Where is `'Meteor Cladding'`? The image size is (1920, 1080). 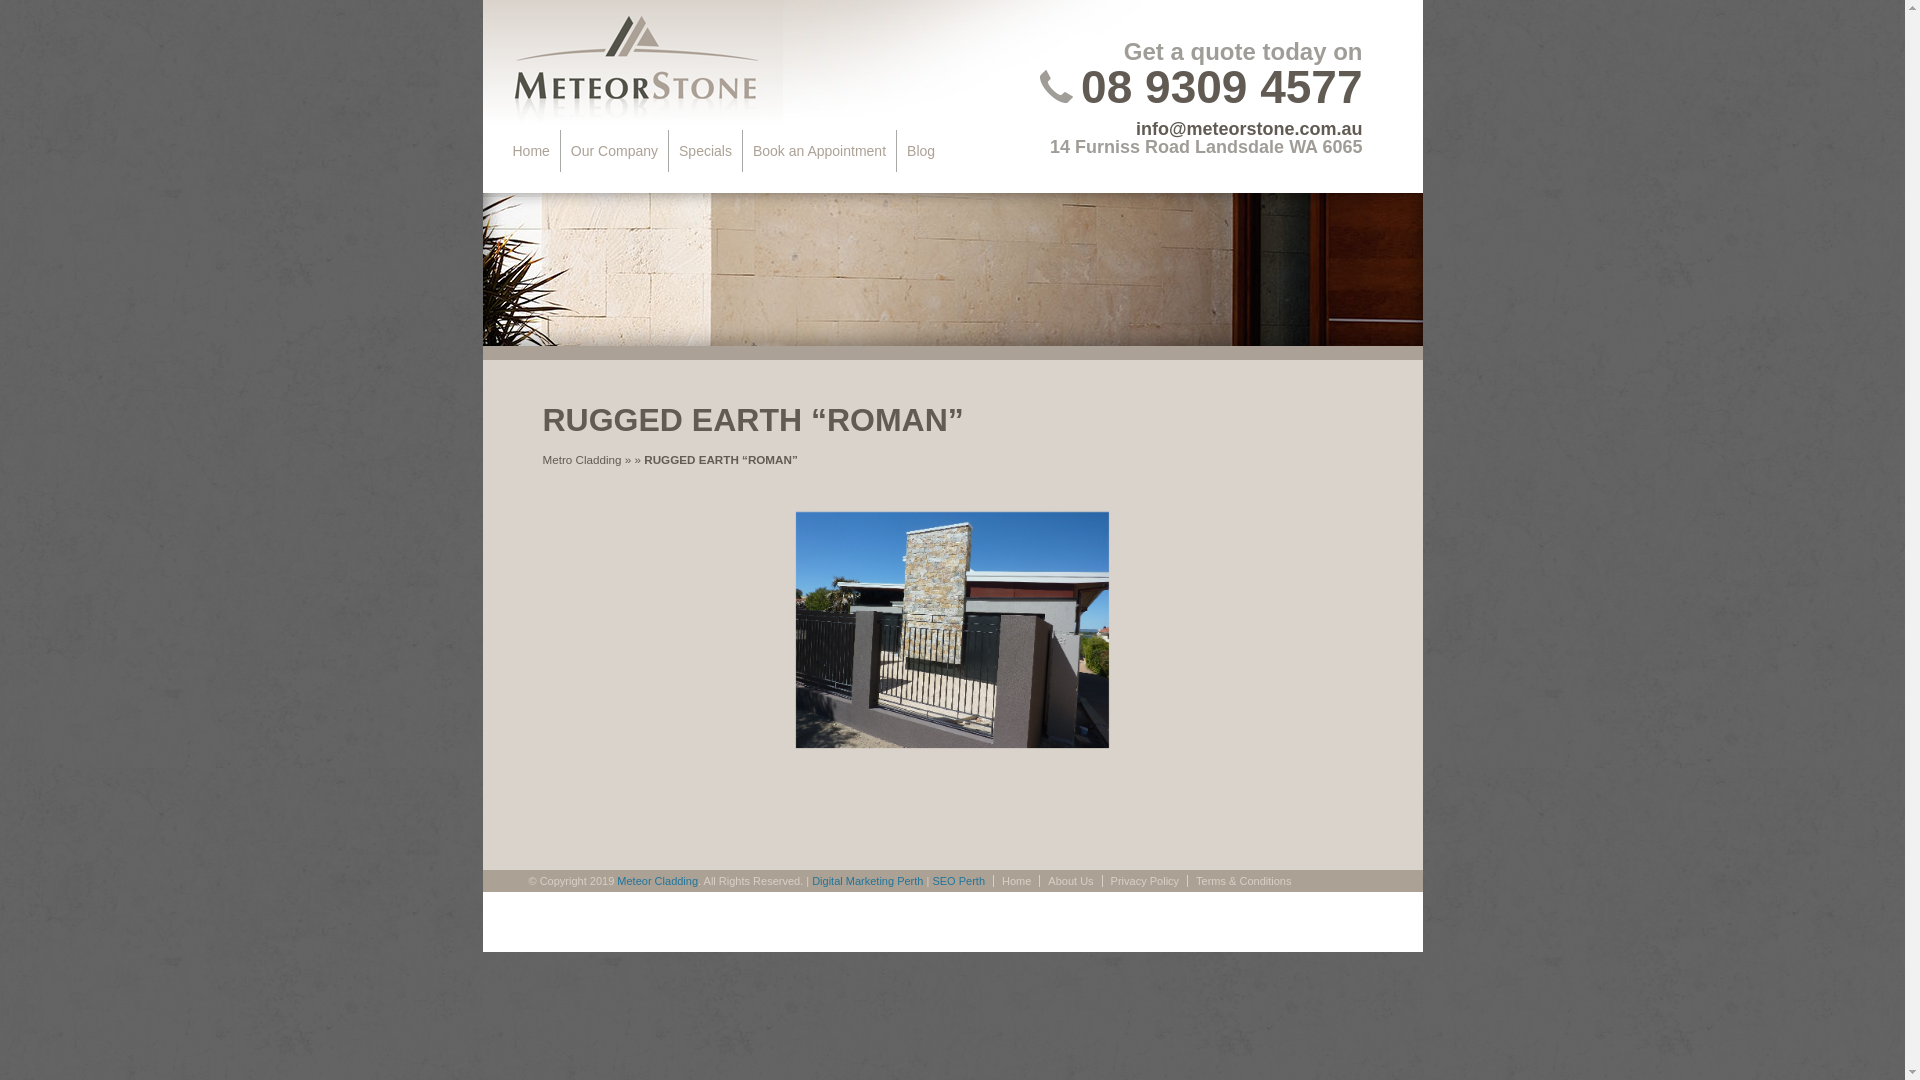 'Meteor Cladding' is located at coordinates (631, 63).